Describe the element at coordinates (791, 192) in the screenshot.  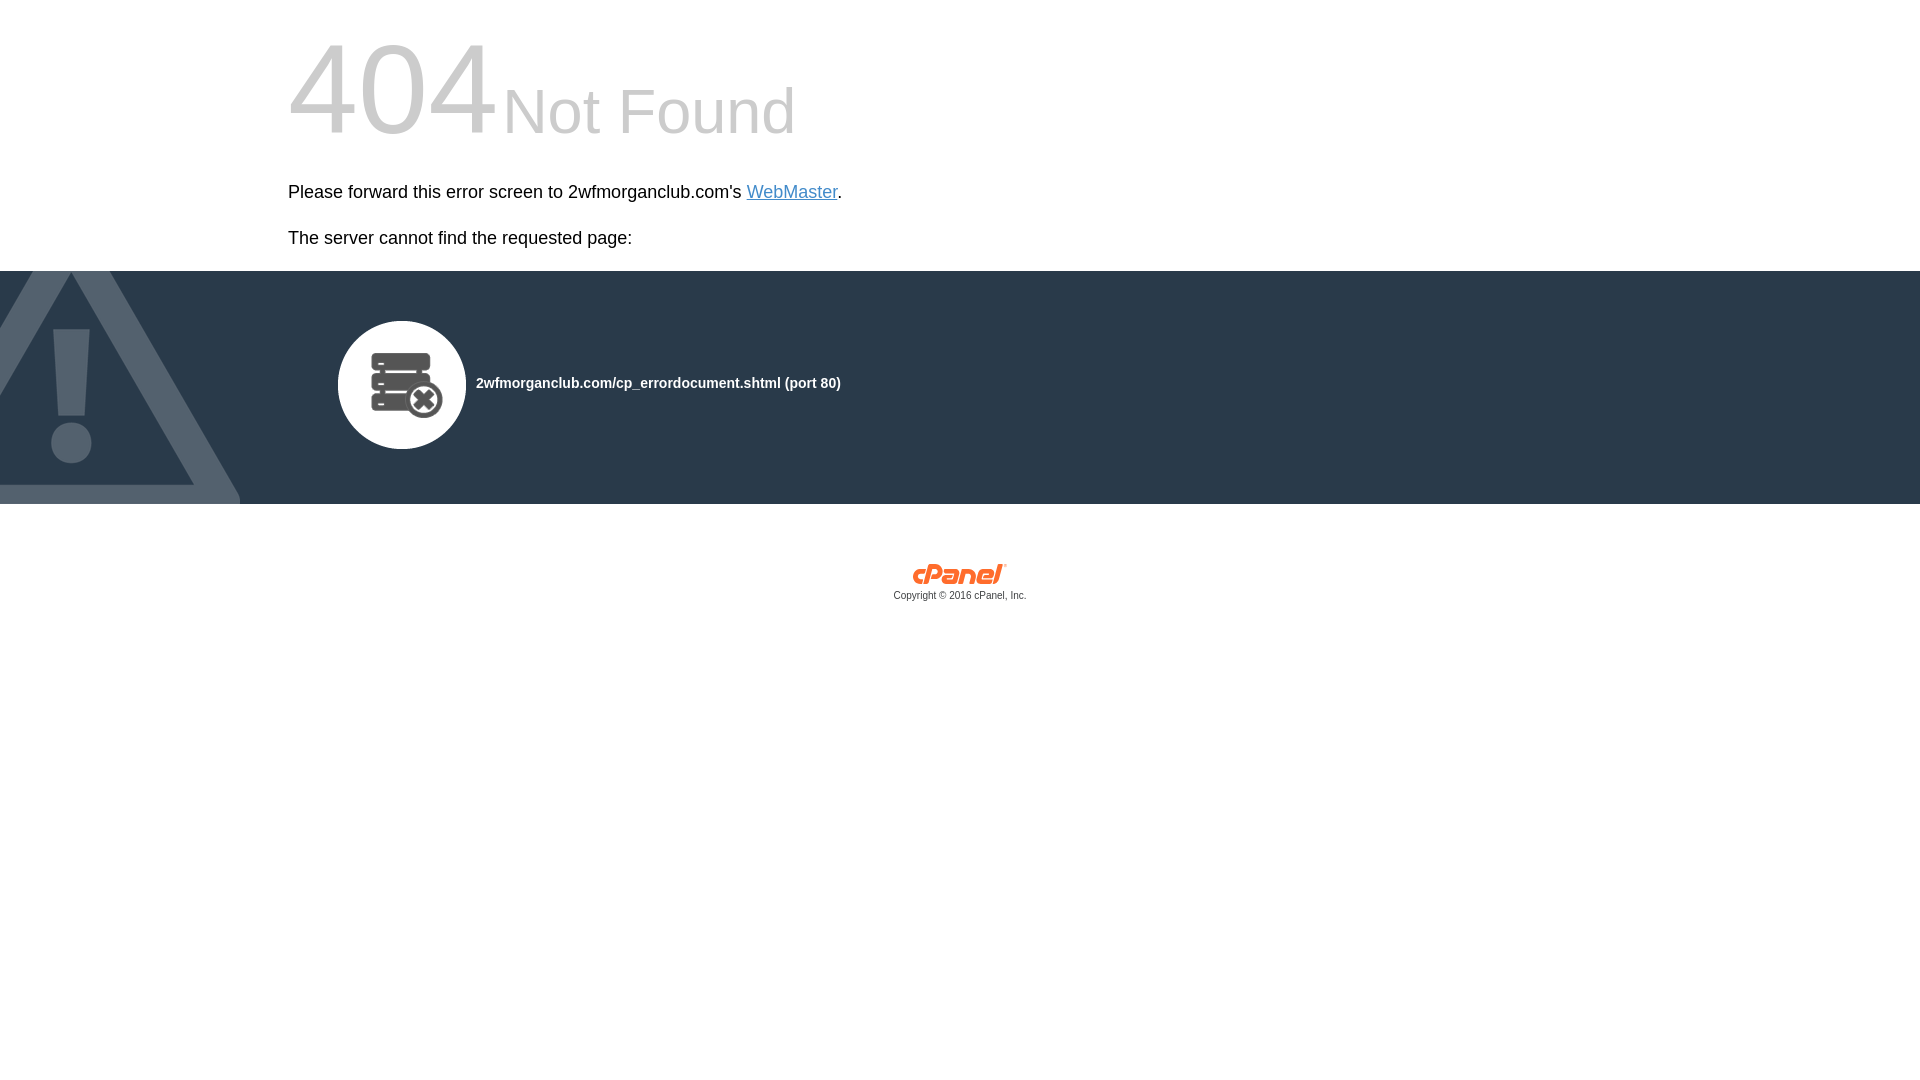
I see `'WebMaster'` at that location.